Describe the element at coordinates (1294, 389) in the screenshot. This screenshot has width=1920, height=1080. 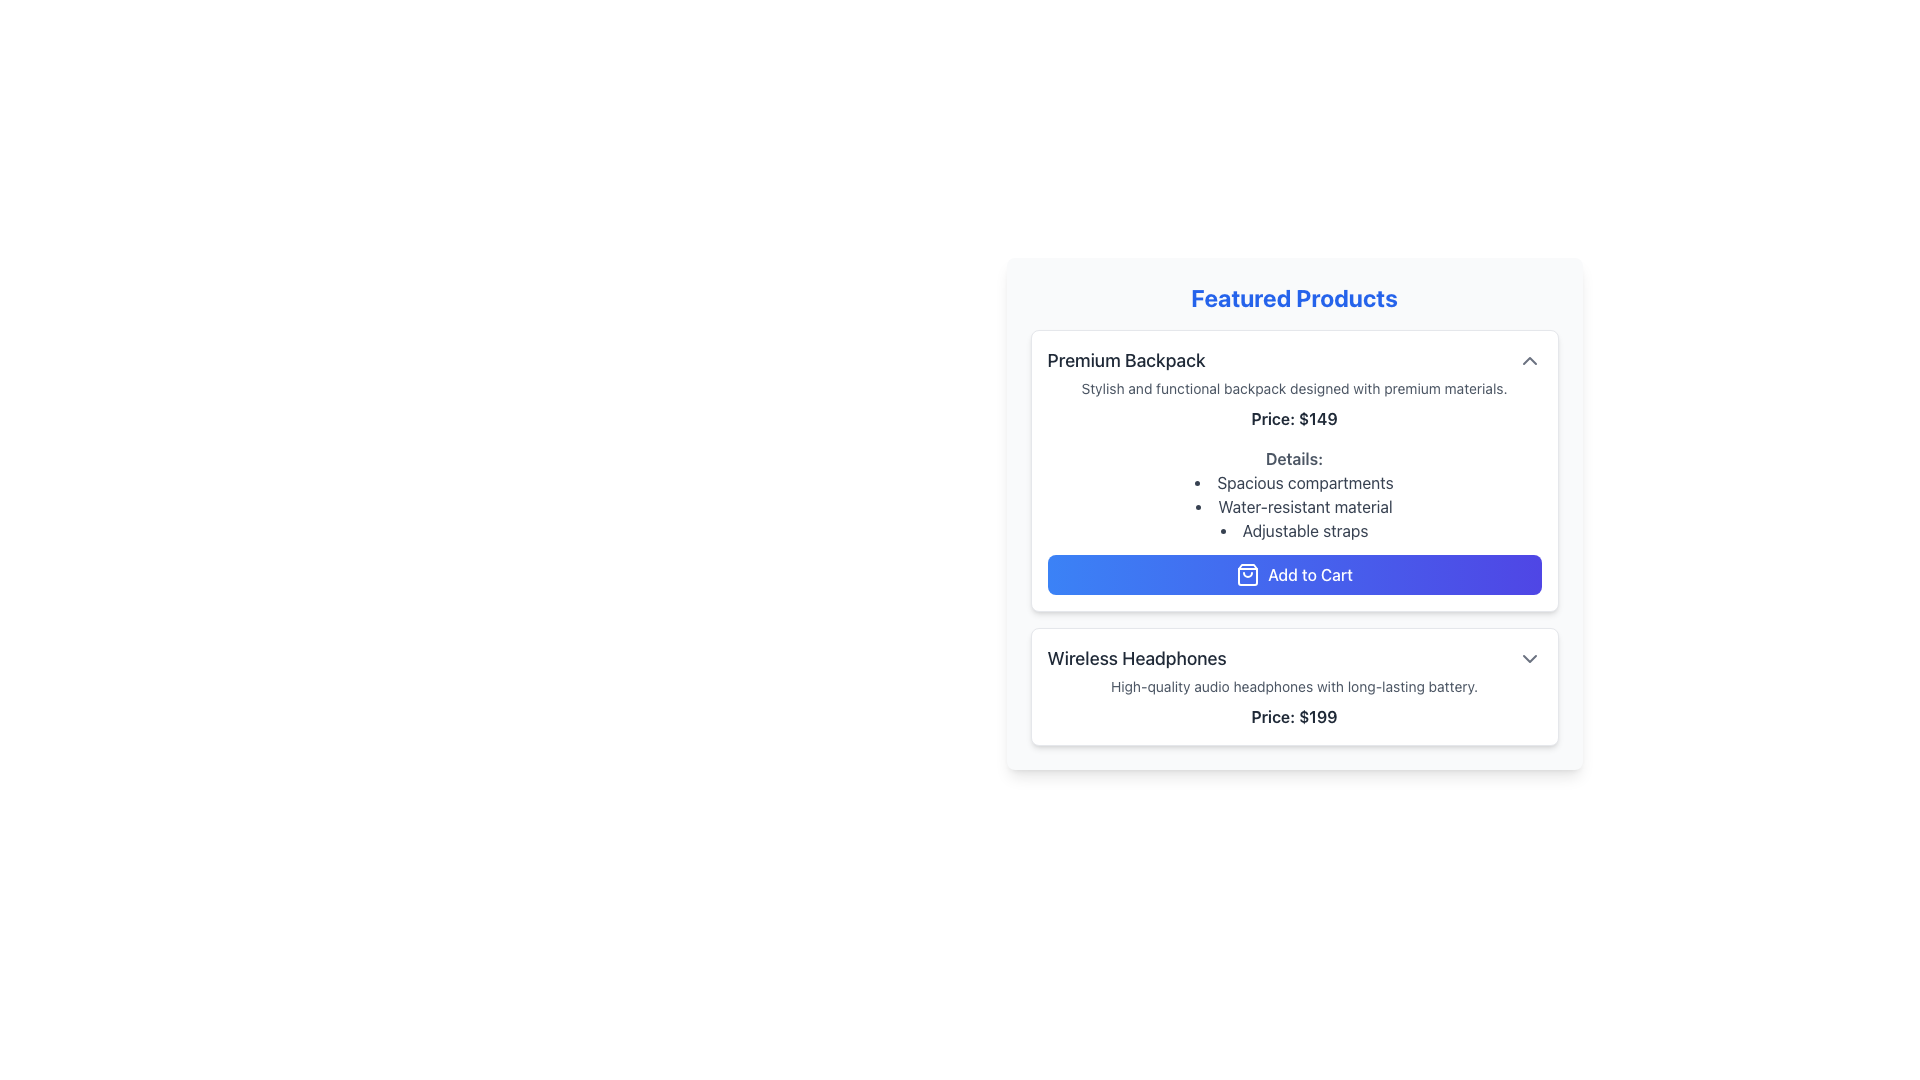
I see `descriptive text 'Stylish and functional backpack designed with premium materials.' located below the product title 'Premium Backpack' in the product details card` at that location.